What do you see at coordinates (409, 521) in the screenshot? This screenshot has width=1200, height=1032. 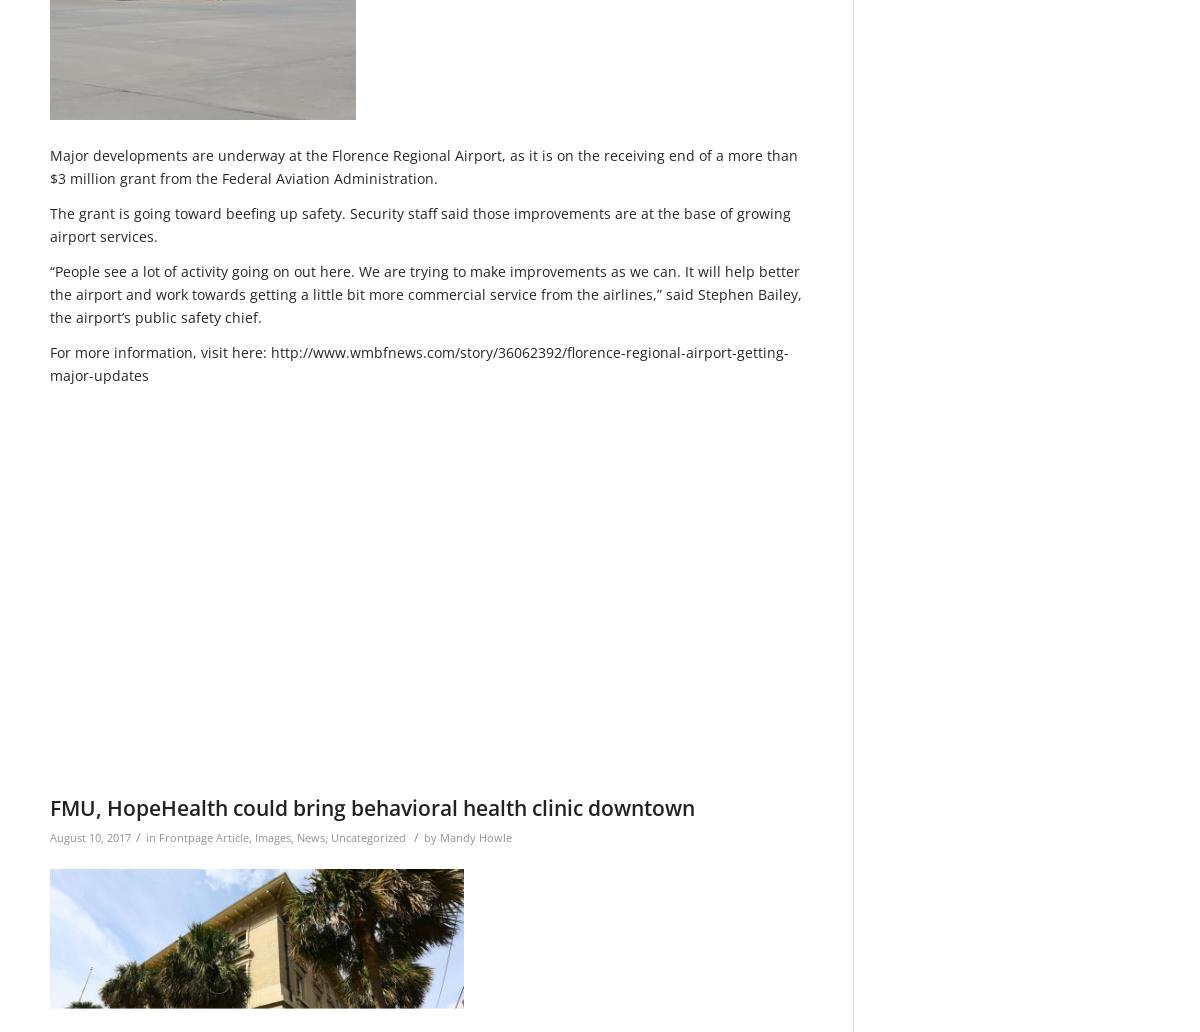 I see `'/wp-content/uploads/2015/11/Web-redesign-300x121.png'` at bounding box center [409, 521].